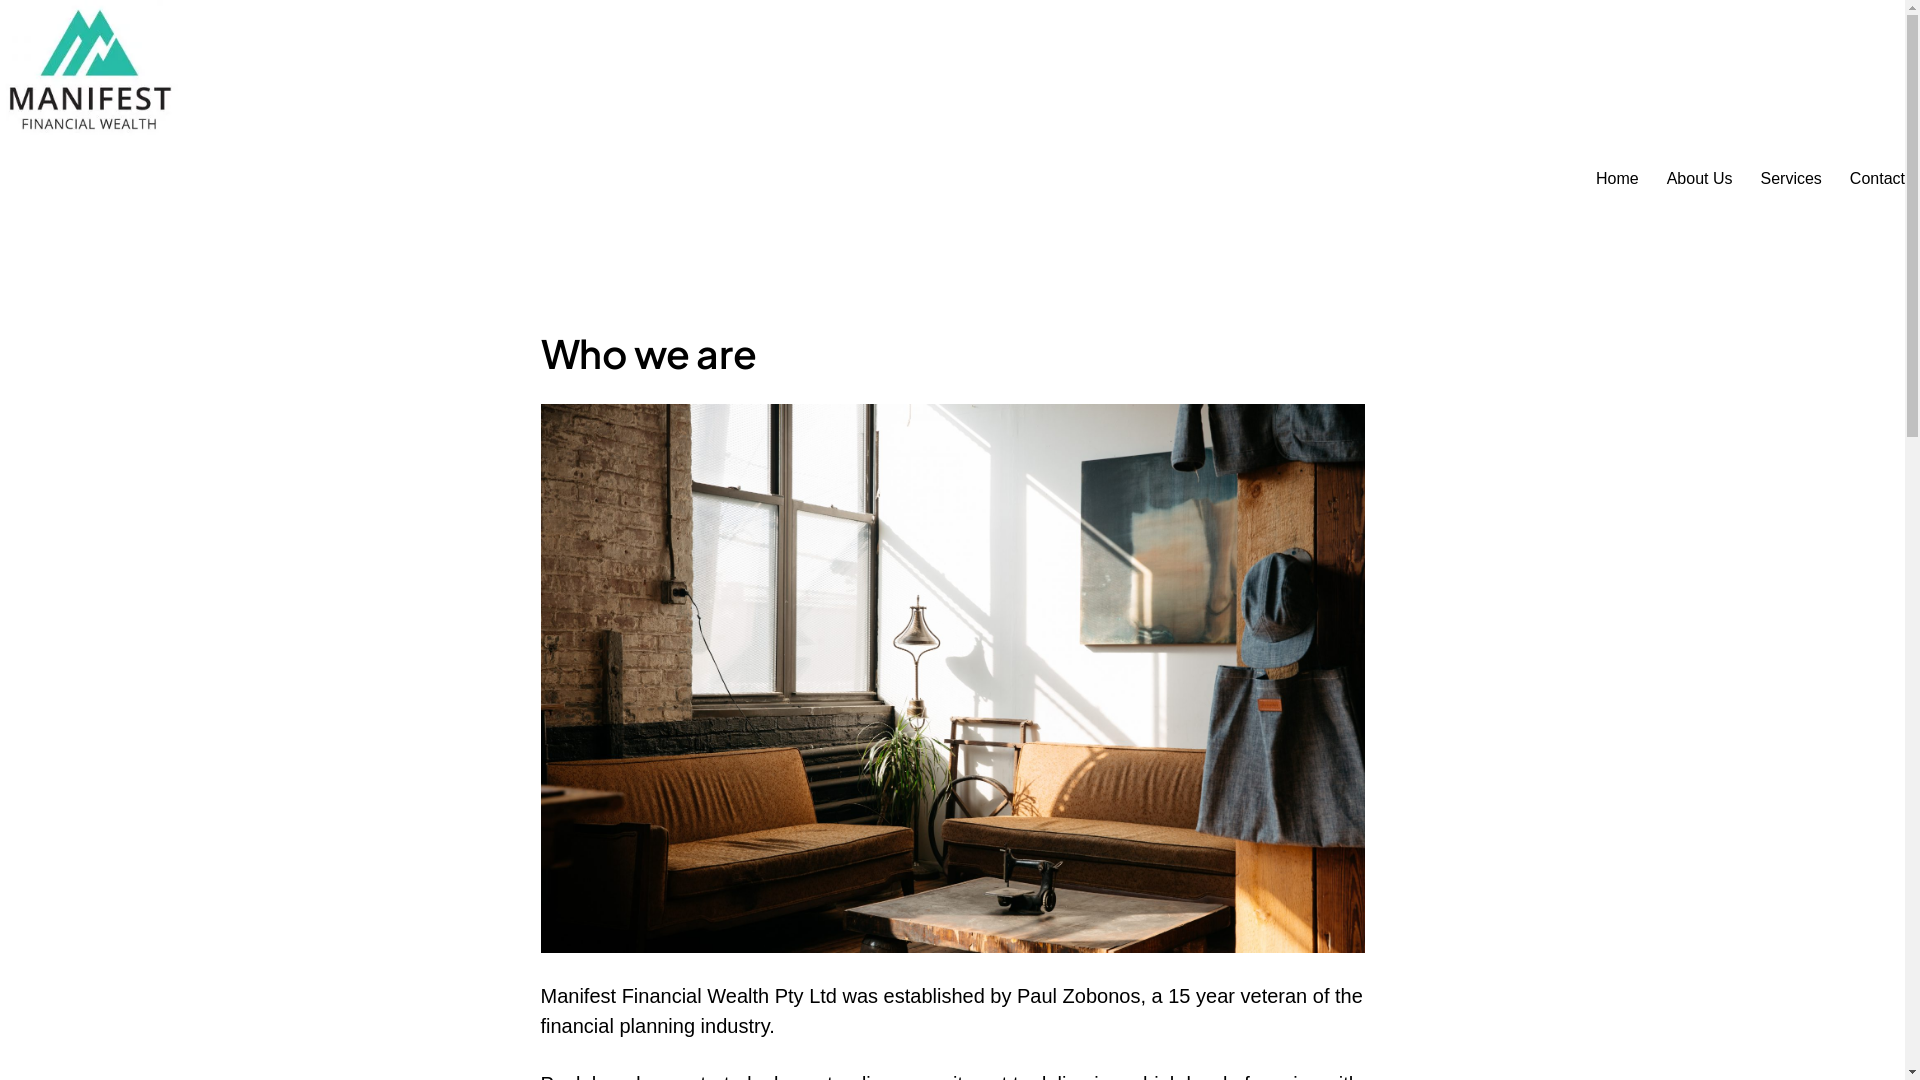 The image size is (1920, 1080). I want to click on 'Services', so click(1790, 177).